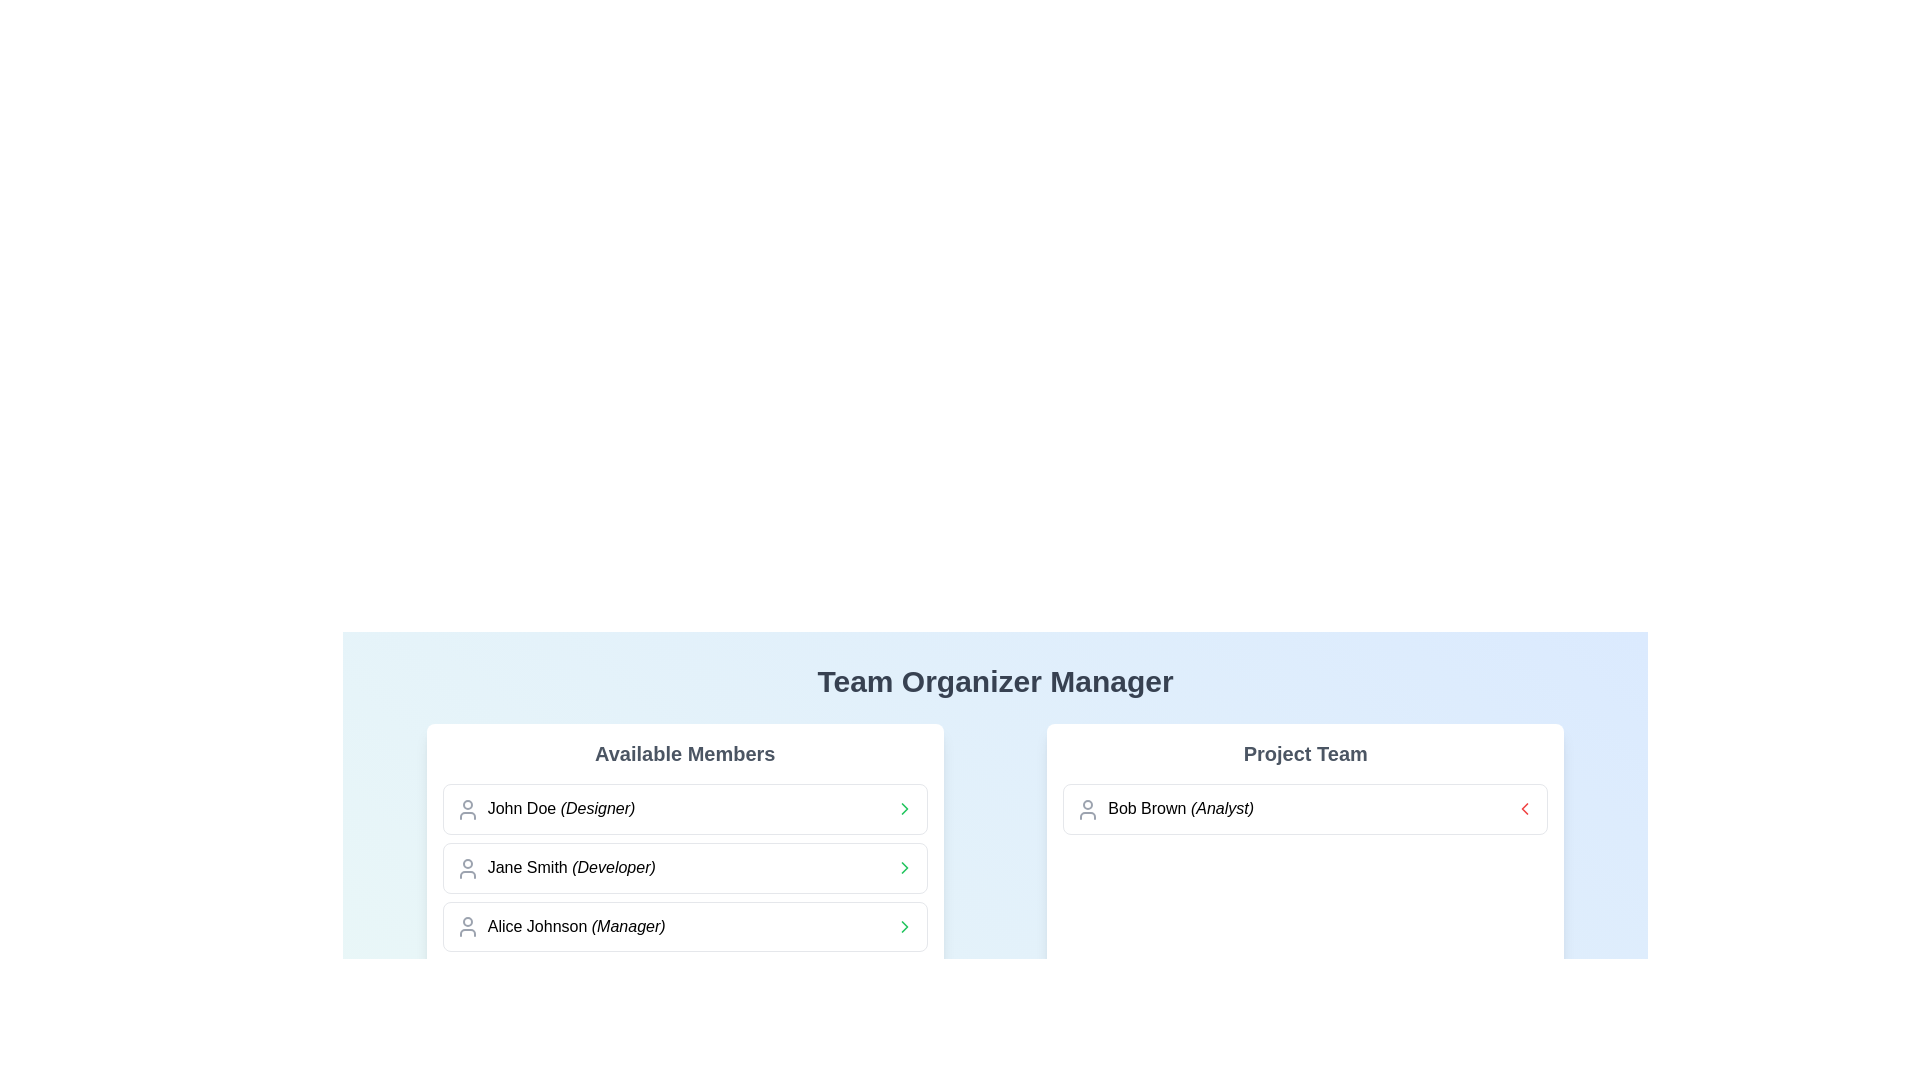 This screenshot has height=1080, width=1920. I want to click on the text label '(Designer)' that is aligned to the right of 'John Doe', so click(597, 806).